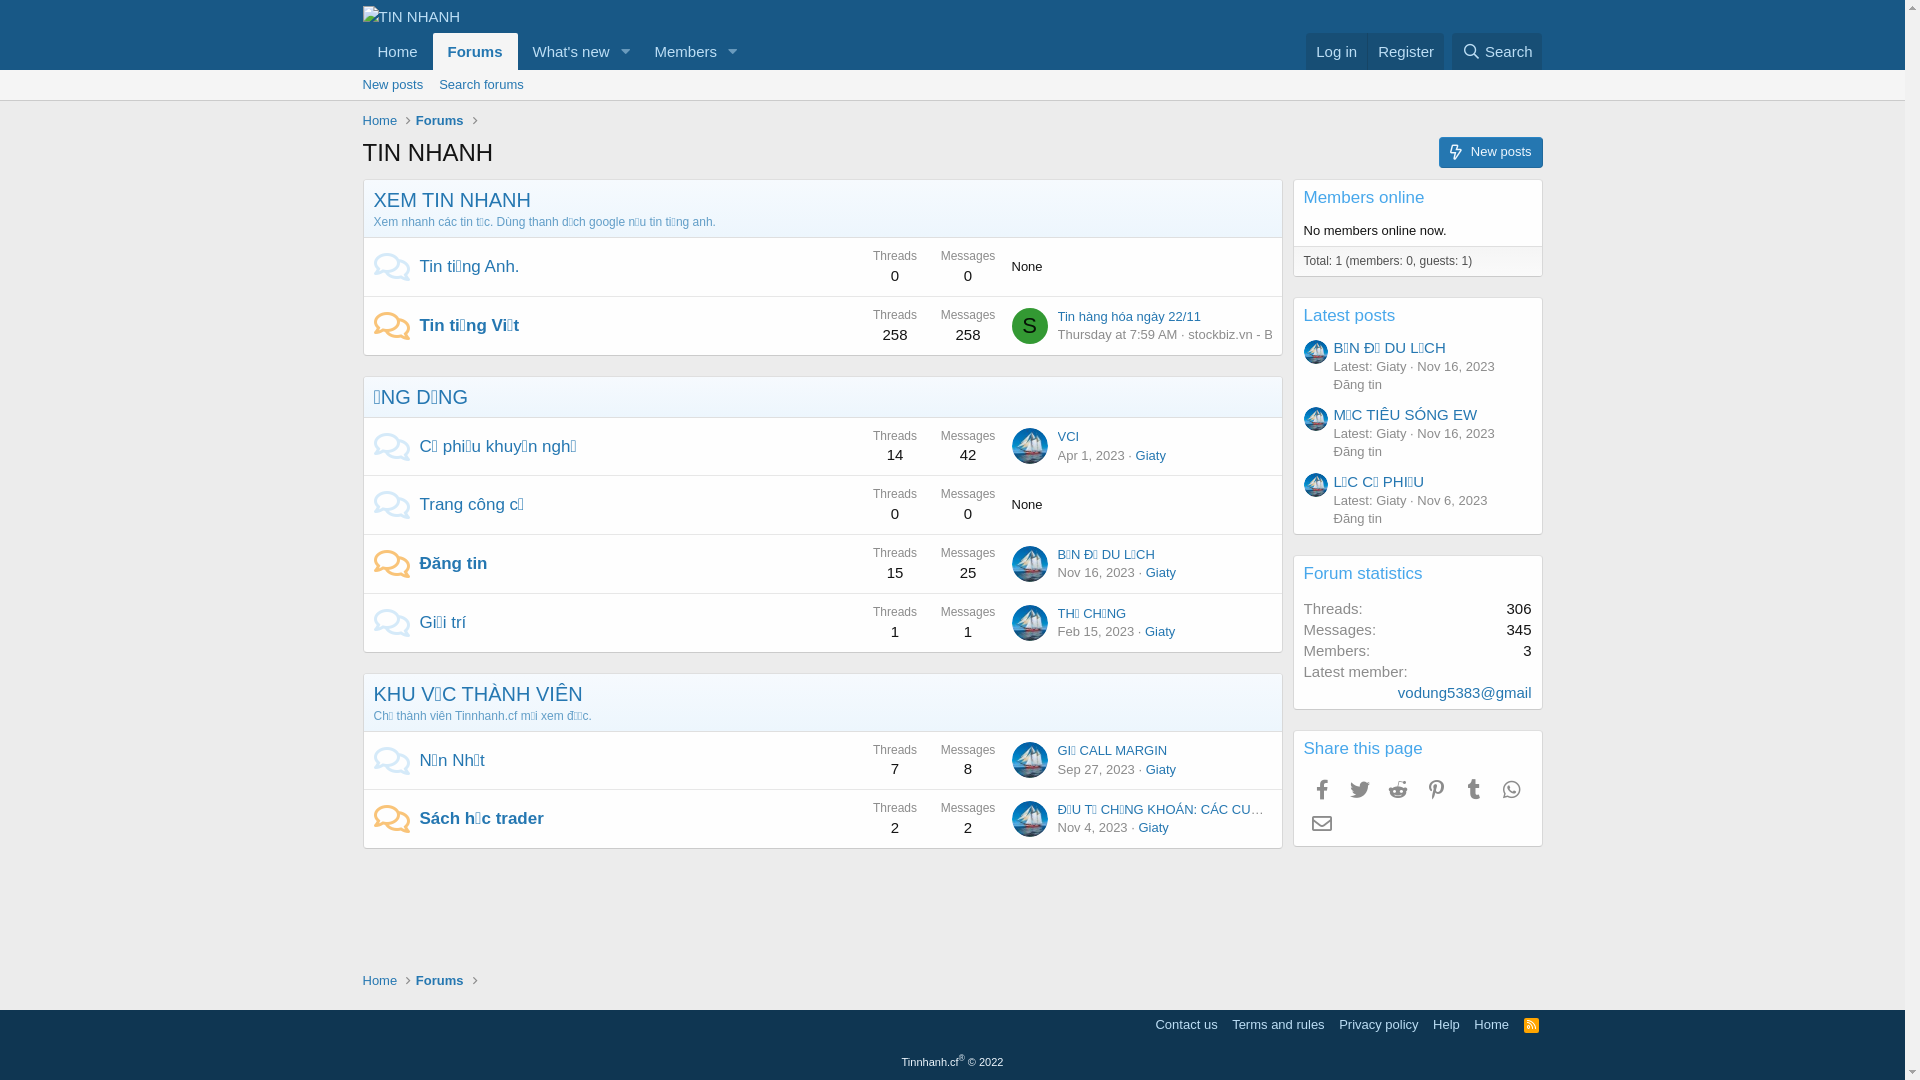 This screenshot has width=1920, height=1080. What do you see at coordinates (1377, 1024) in the screenshot?
I see `'Privacy policy'` at bounding box center [1377, 1024].